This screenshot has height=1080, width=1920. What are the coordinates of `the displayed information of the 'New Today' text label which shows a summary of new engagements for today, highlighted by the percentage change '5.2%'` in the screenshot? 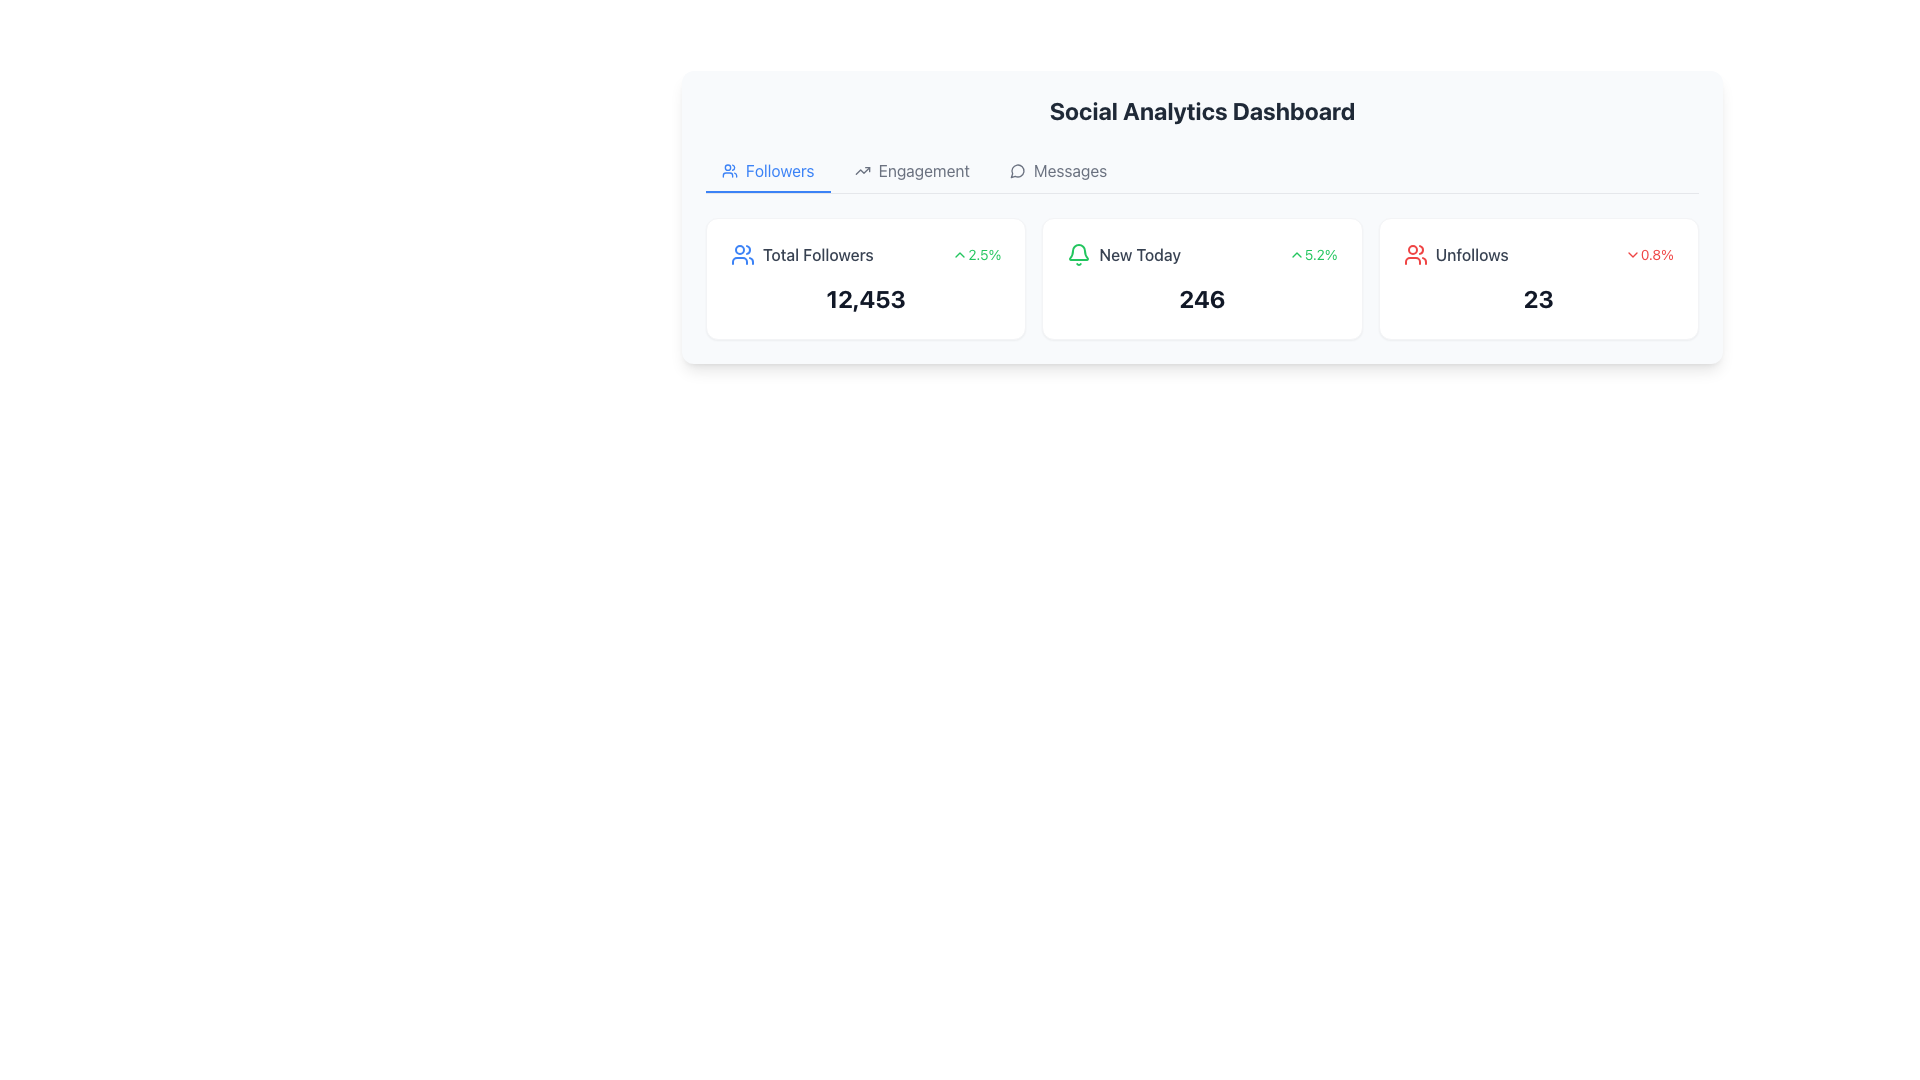 It's located at (1201, 253).